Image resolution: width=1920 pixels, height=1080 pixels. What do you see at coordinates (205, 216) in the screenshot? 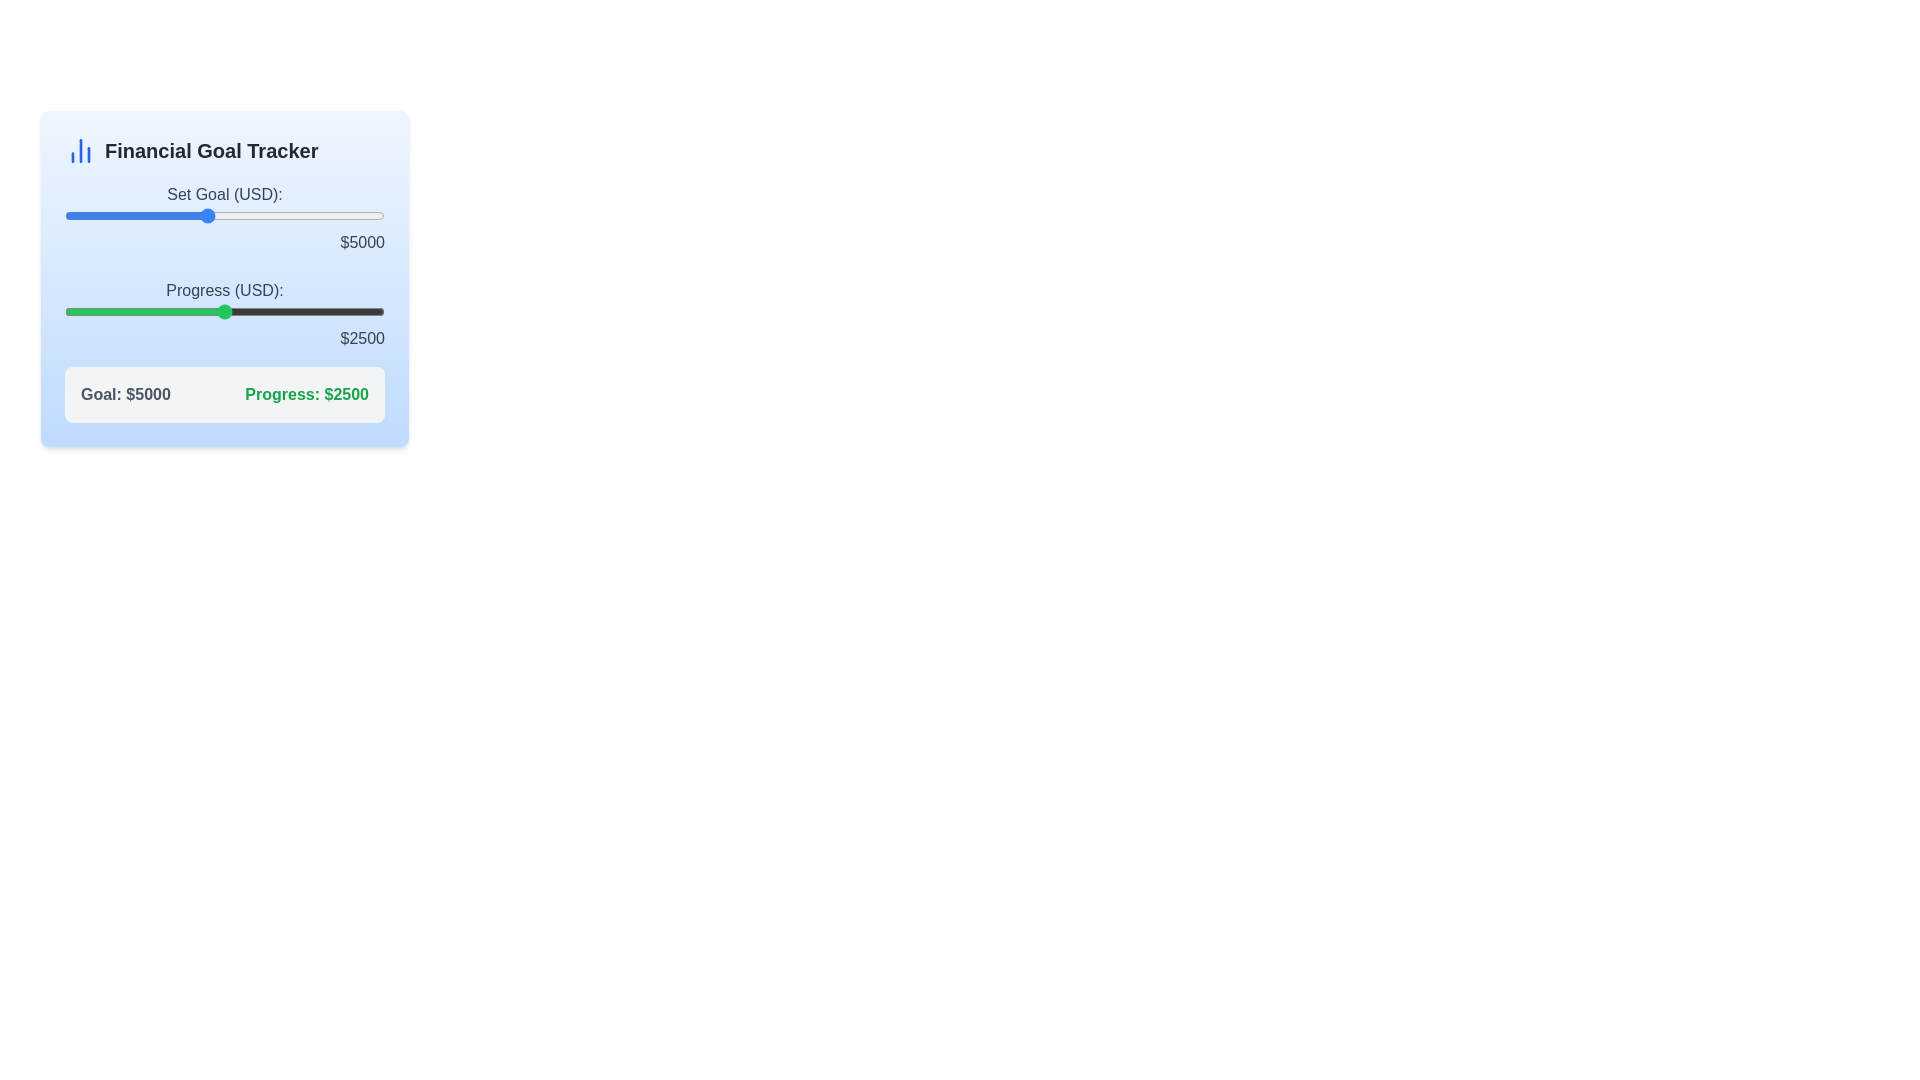
I see `the financial goal slider to 4960 USD` at bounding box center [205, 216].